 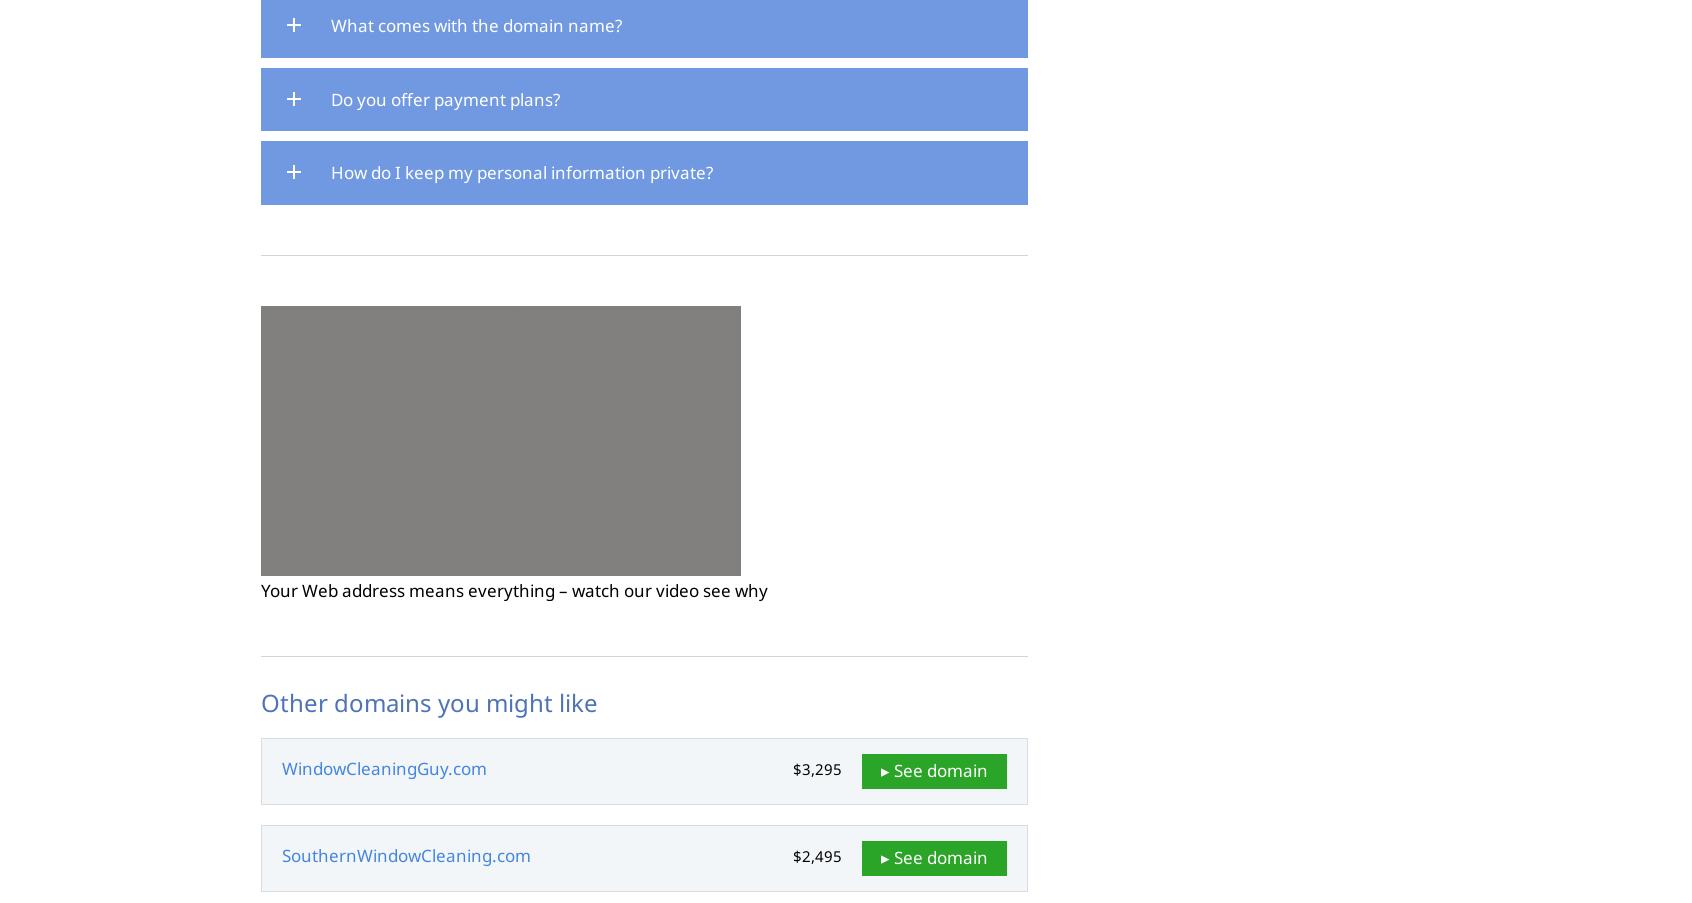 I want to click on 'SouthernWindowCleaning.com', so click(x=282, y=855).